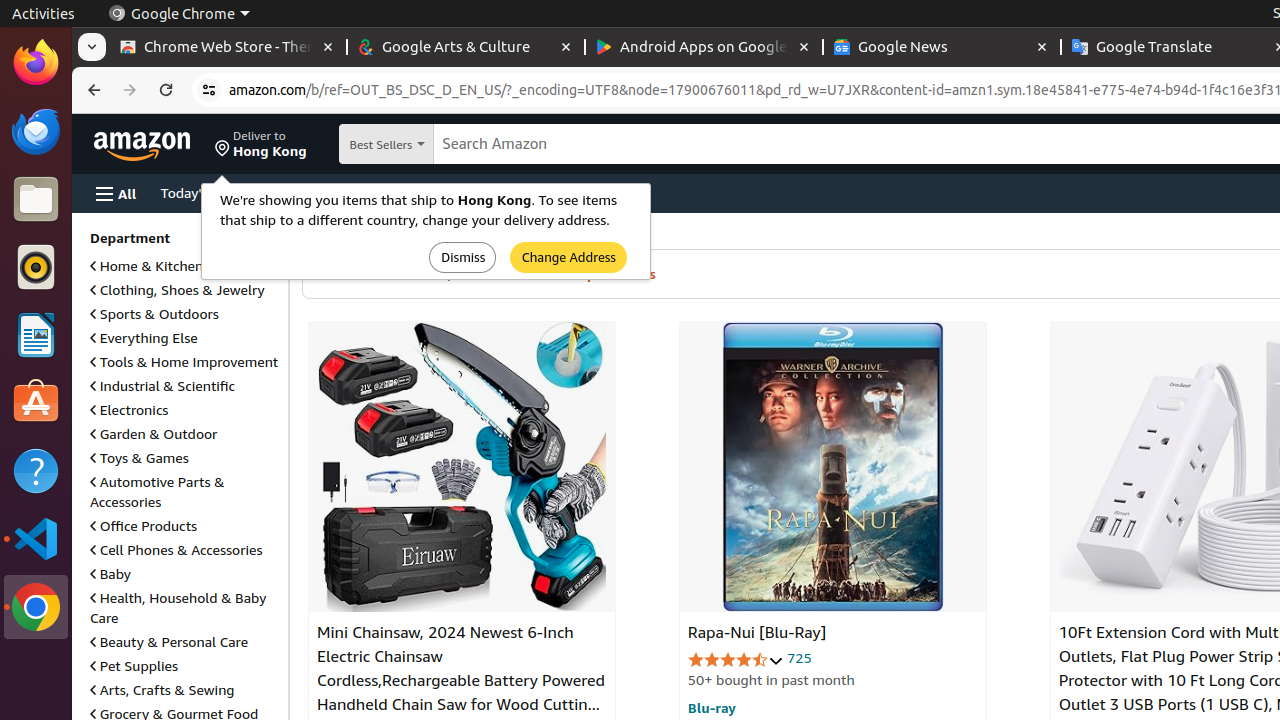 The height and width of the screenshot is (720, 1280). I want to click on 'Deliver to Hong Kong', so click(259, 143).